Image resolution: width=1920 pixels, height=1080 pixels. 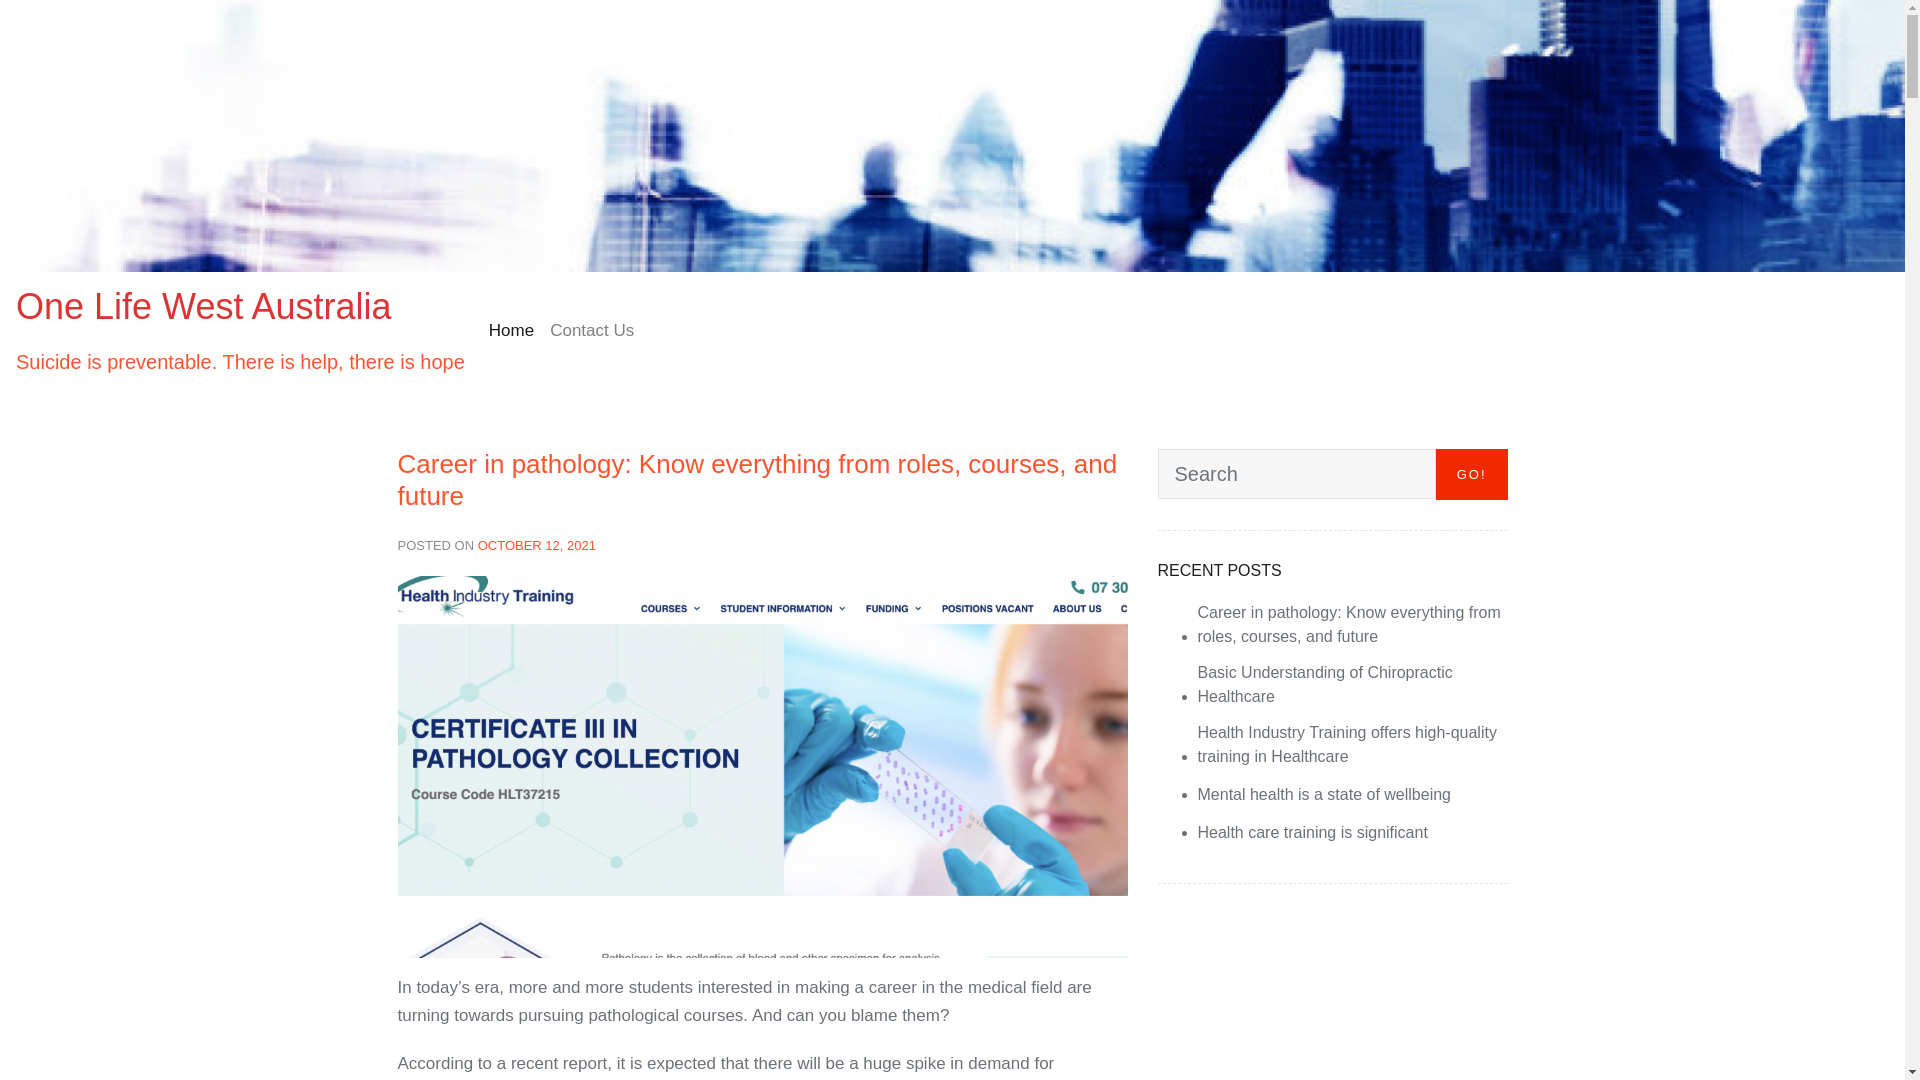 I want to click on 'OCTOBER 12, 2021', so click(x=537, y=545).